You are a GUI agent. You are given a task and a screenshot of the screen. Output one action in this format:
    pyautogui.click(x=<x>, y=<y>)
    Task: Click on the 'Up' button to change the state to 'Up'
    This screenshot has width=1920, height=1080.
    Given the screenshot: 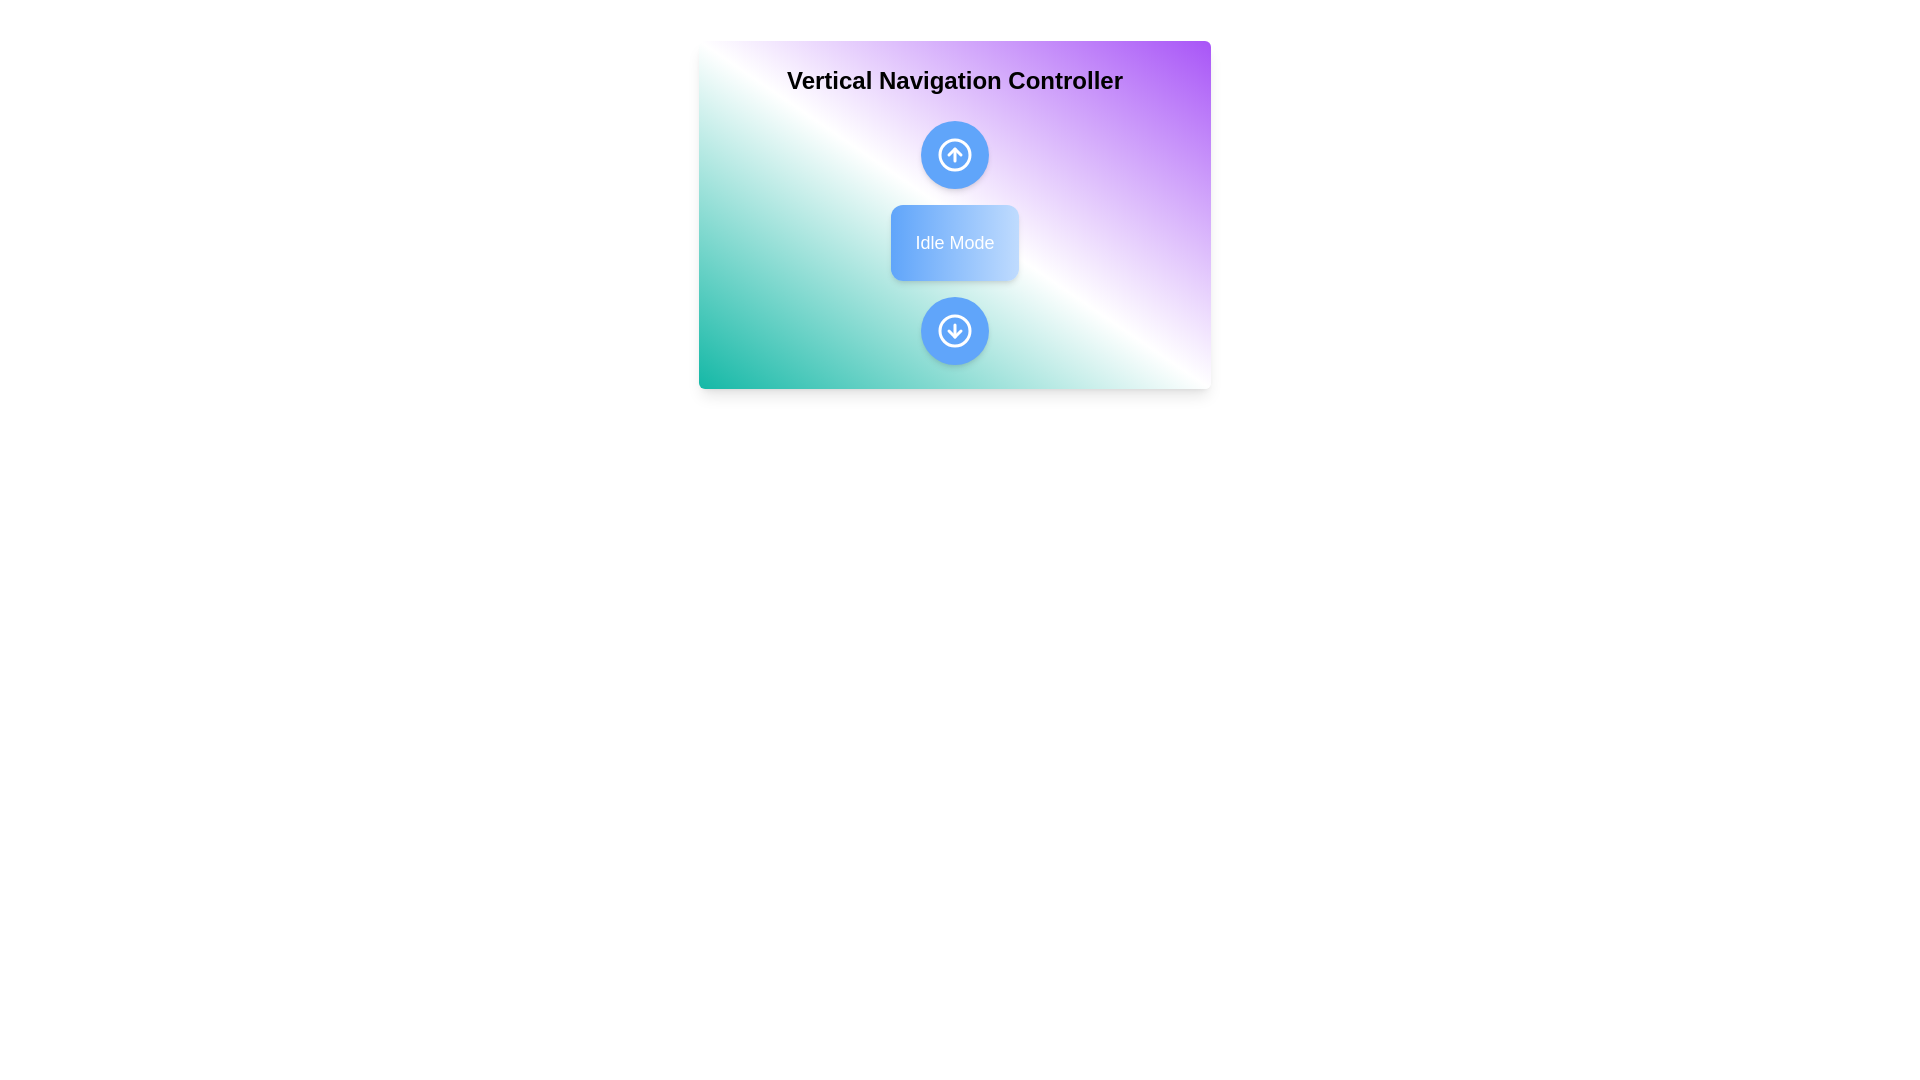 What is the action you would take?
    pyautogui.click(x=954, y=153)
    